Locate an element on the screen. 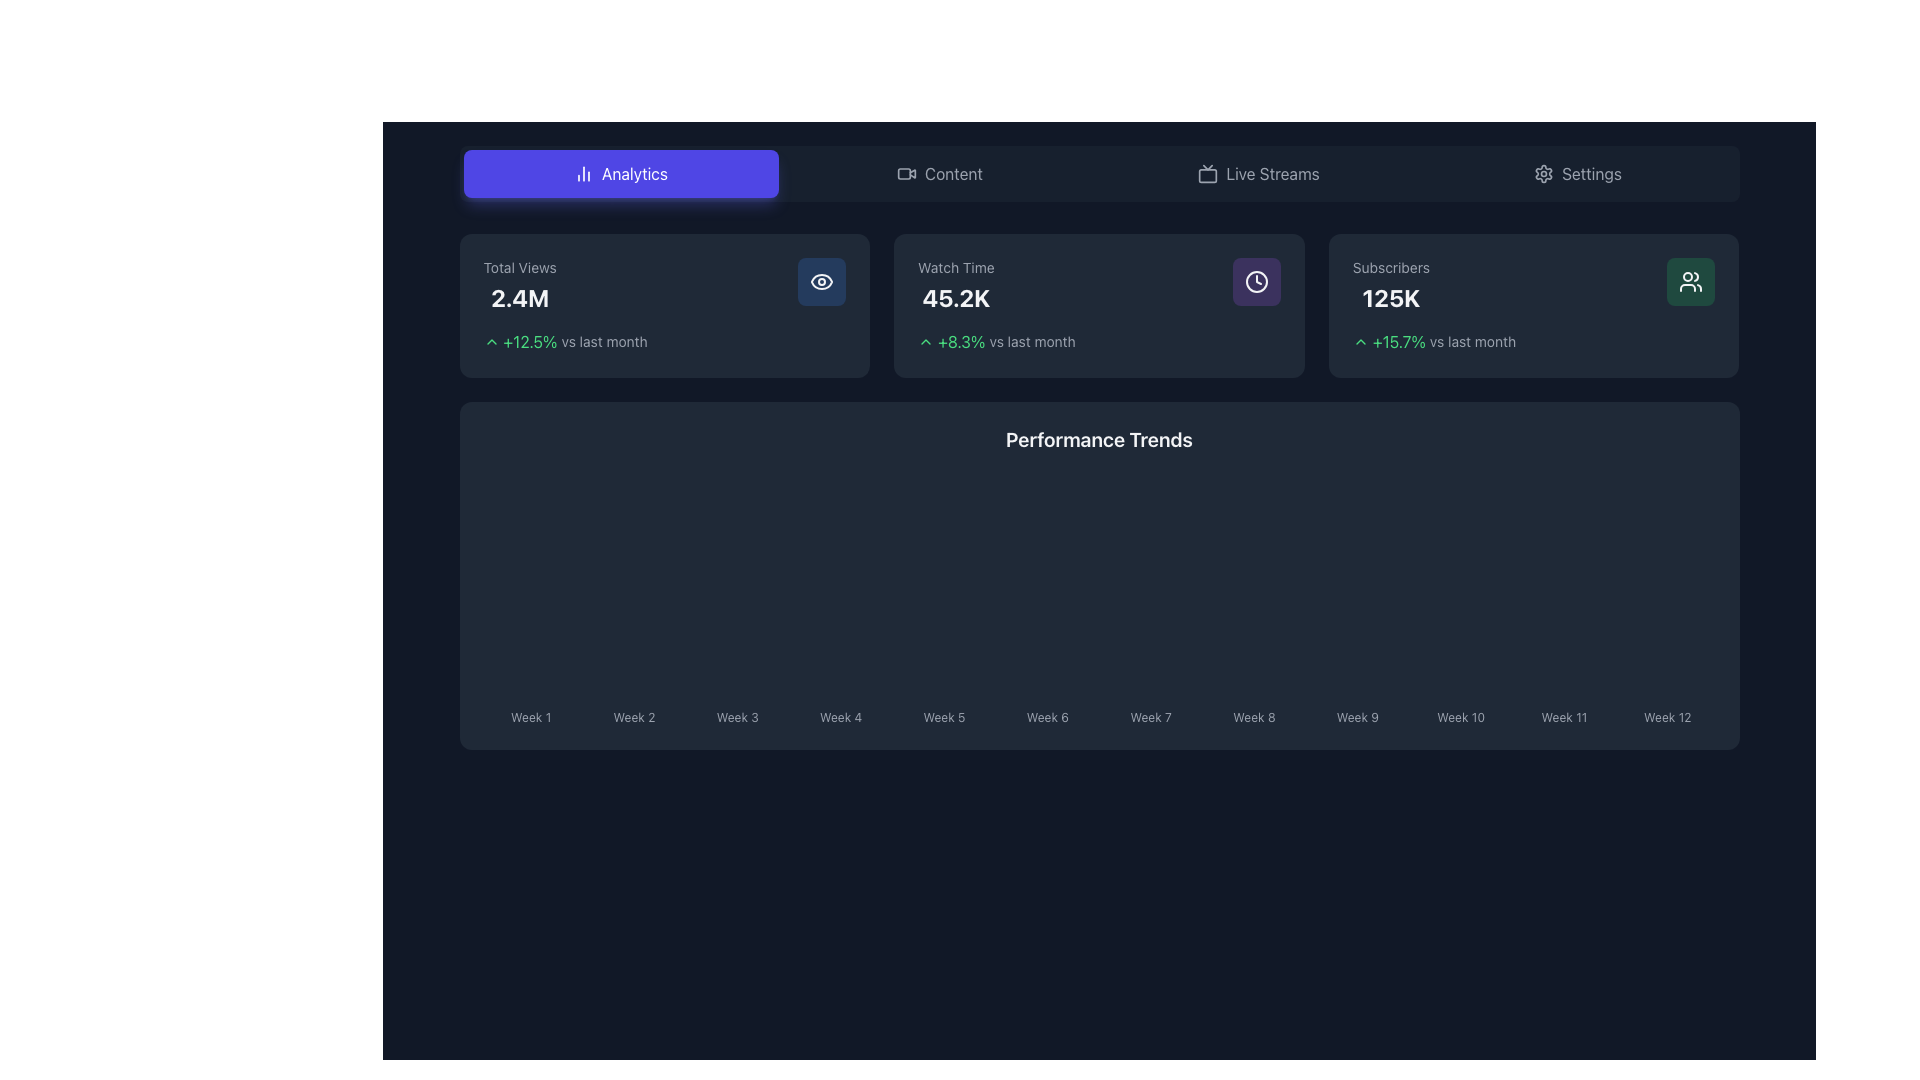 The image size is (1920, 1080). the visibility icon located in the 'Total Views' card at the top-right corner is located at coordinates (822, 281).